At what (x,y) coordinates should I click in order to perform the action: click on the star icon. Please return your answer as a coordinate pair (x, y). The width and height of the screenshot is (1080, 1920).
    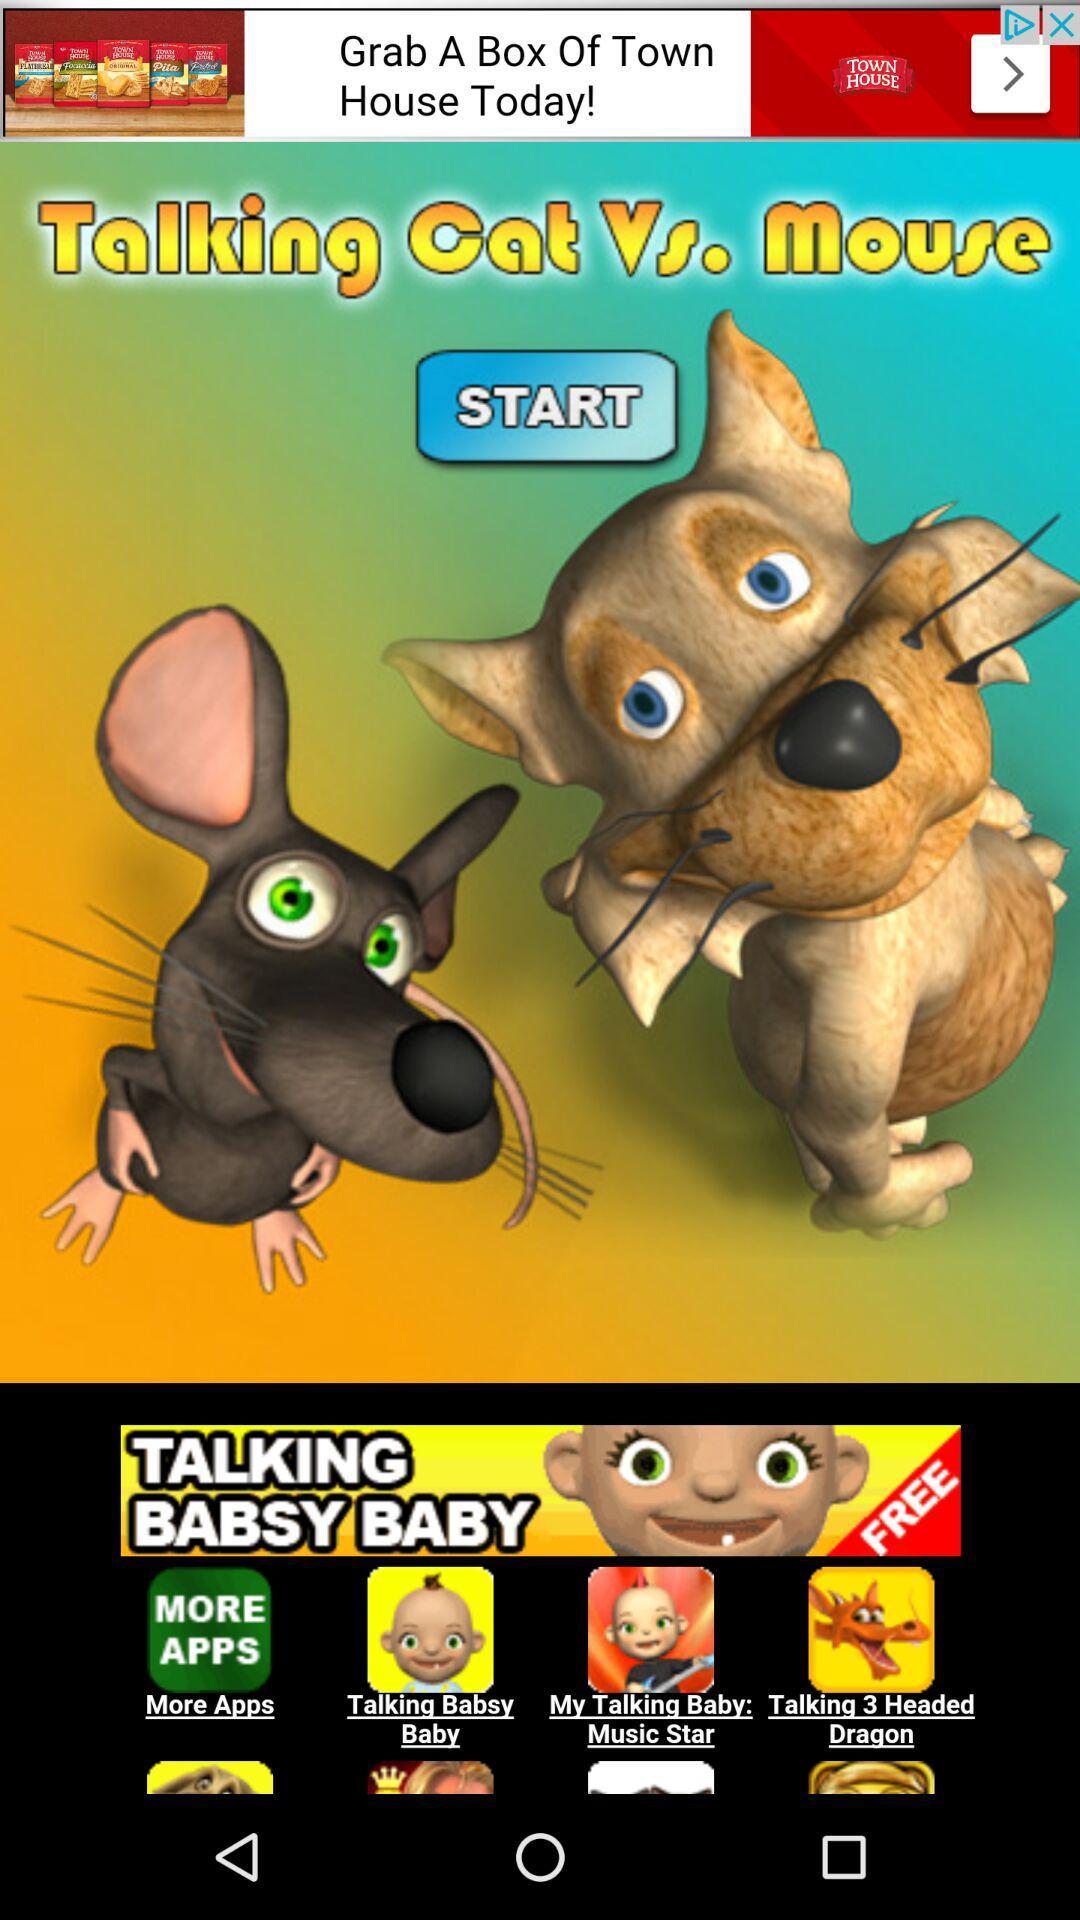
    Looking at the image, I should click on (88, 885).